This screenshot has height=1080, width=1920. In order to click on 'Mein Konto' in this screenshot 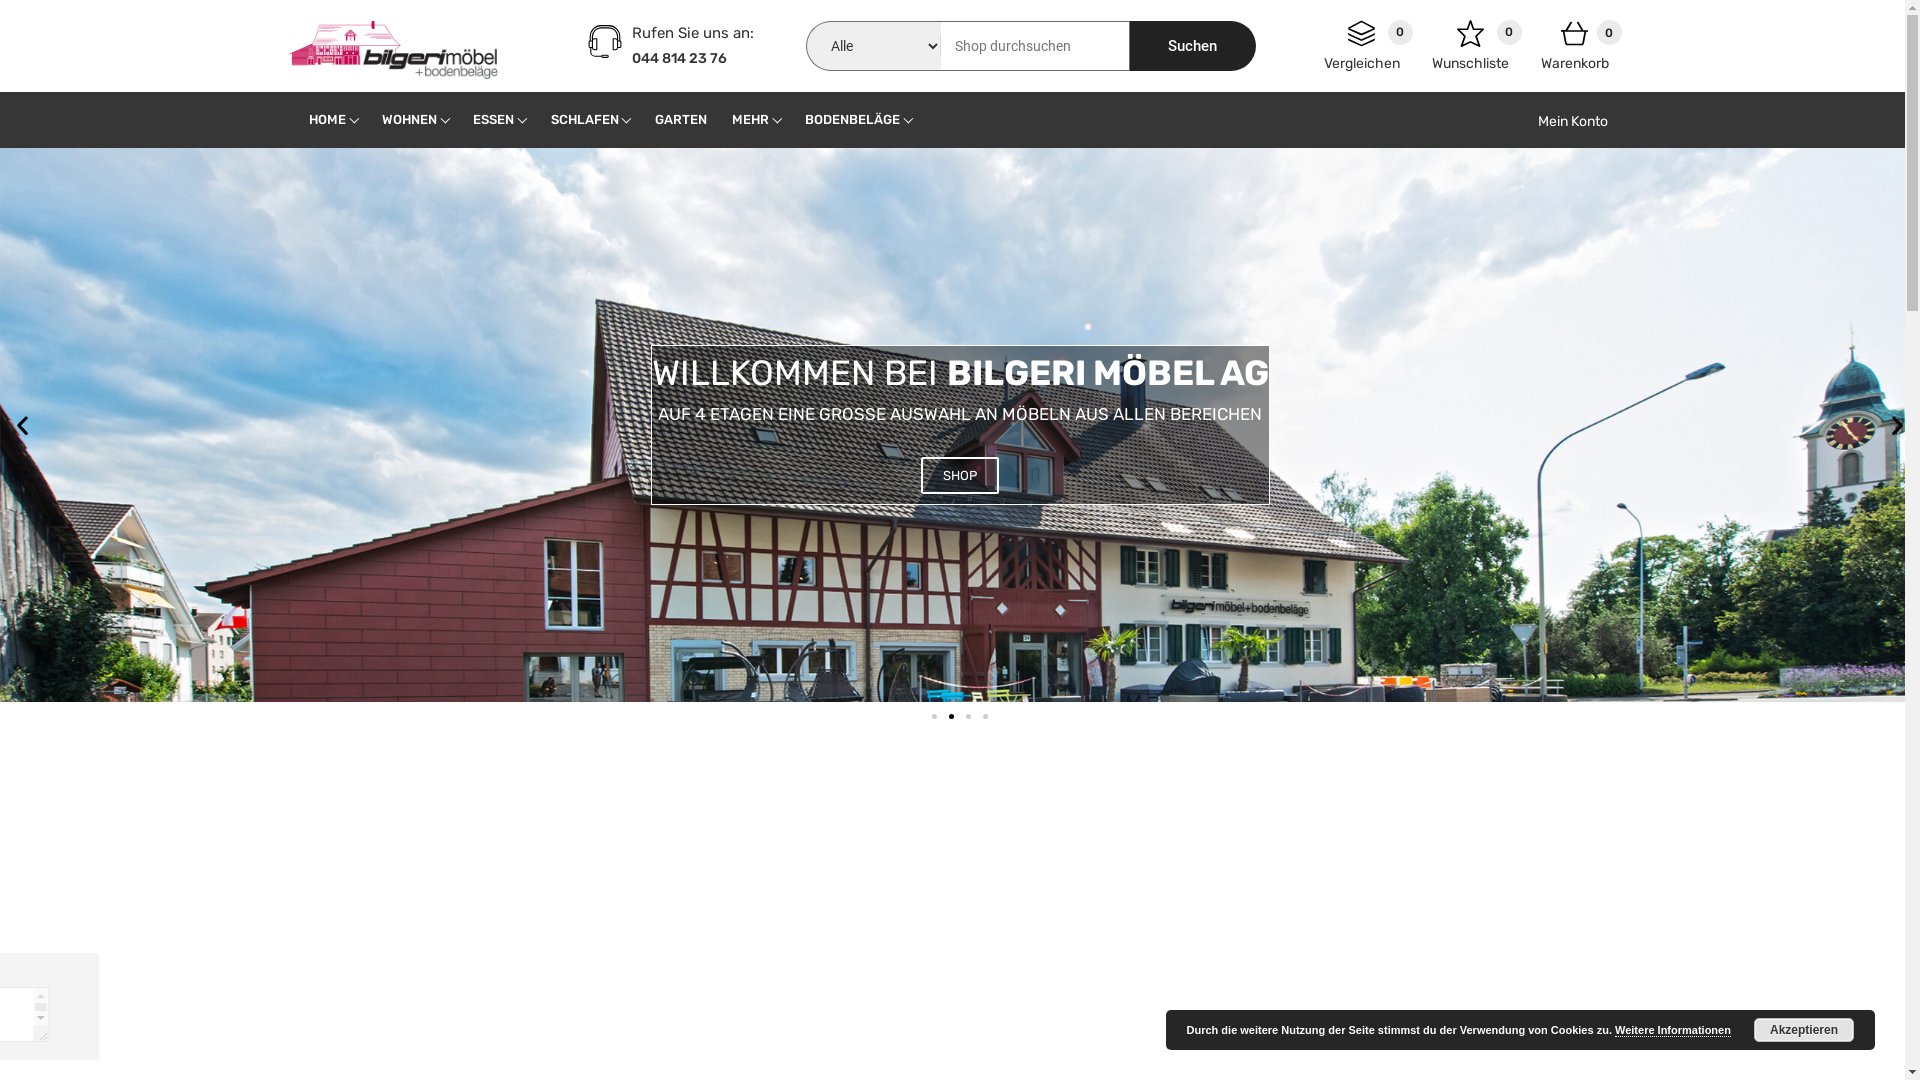, I will do `click(1563, 121)`.